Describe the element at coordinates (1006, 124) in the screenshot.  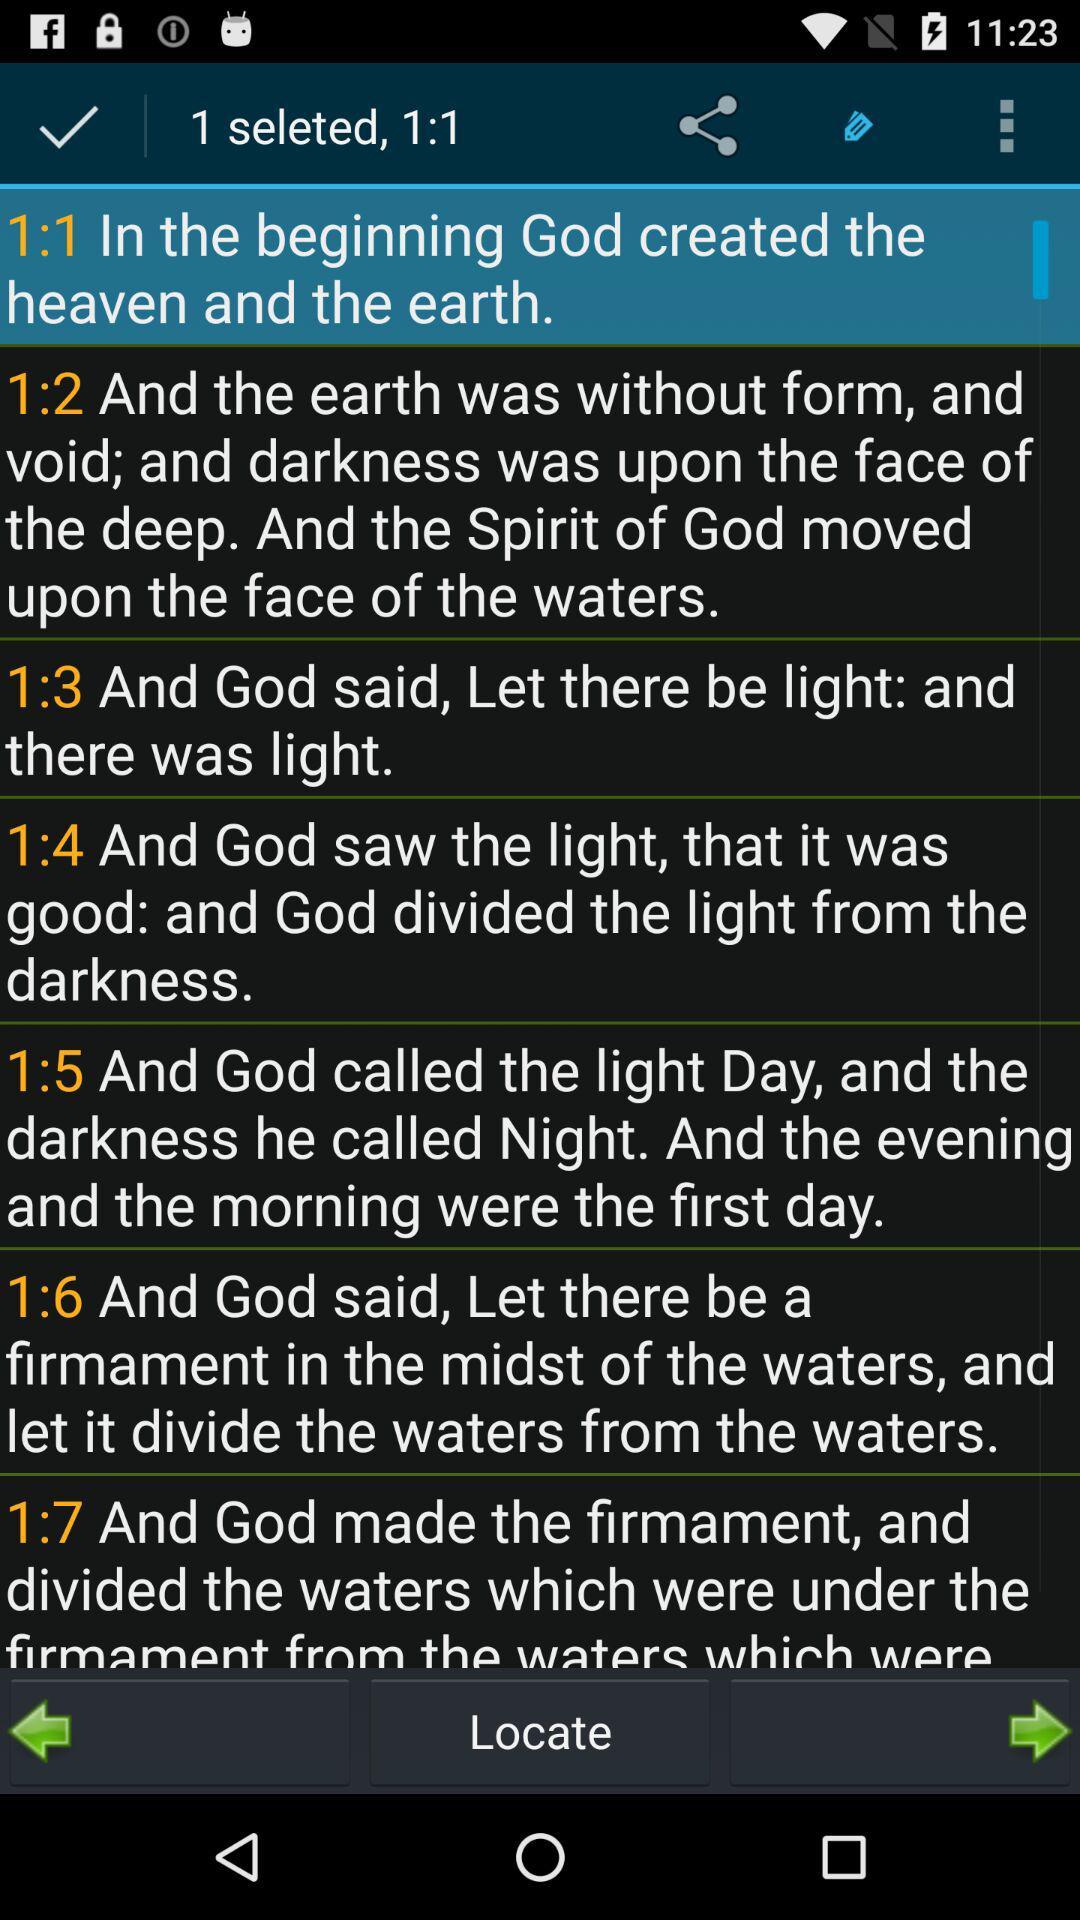
I see `icon above the 1 1 in` at that location.